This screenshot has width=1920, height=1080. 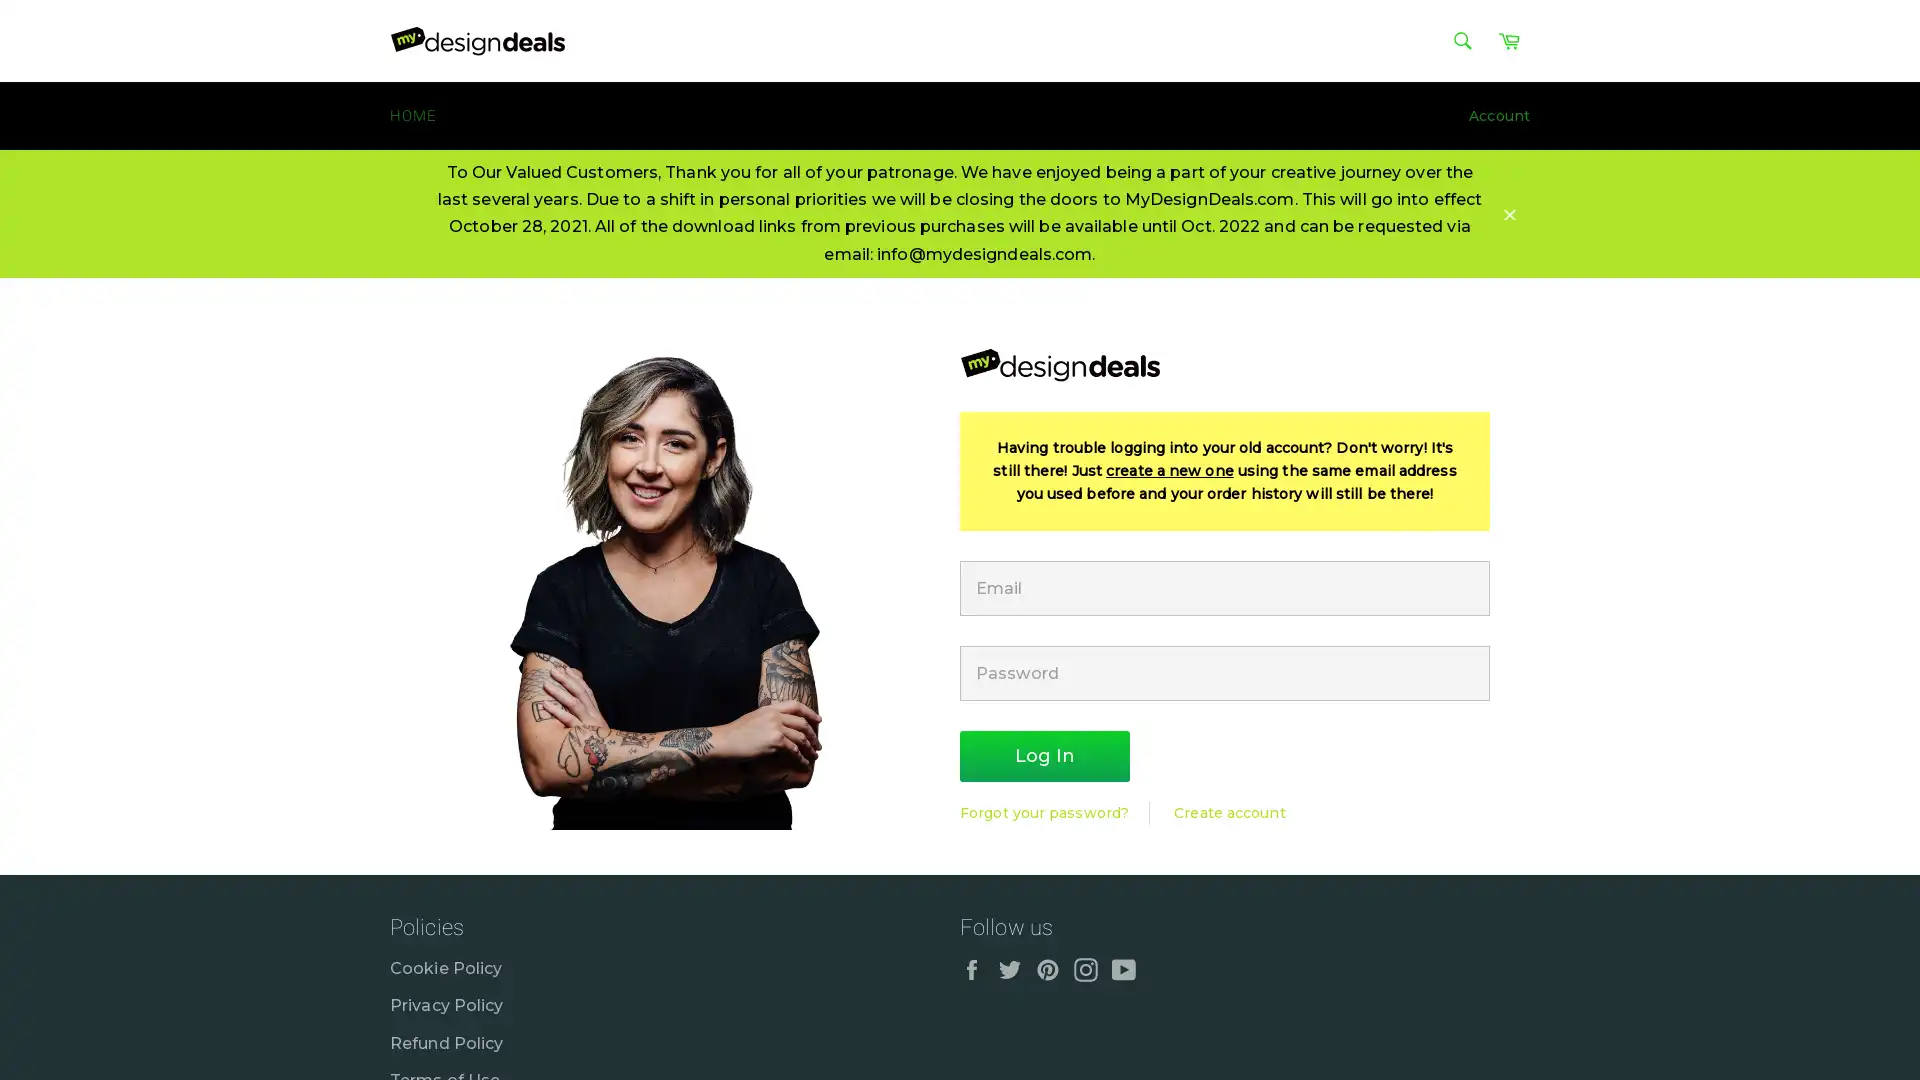 I want to click on Close, so click(x=1510, y=212).